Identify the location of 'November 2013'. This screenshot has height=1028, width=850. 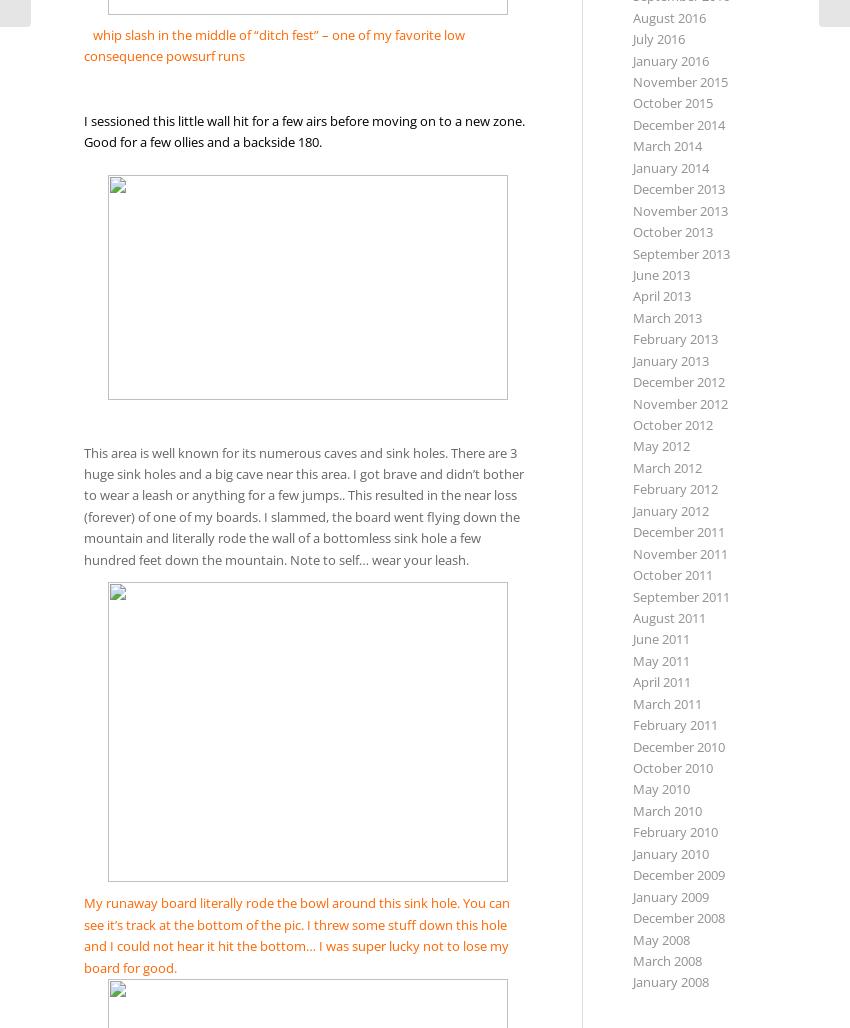
(679, 209).